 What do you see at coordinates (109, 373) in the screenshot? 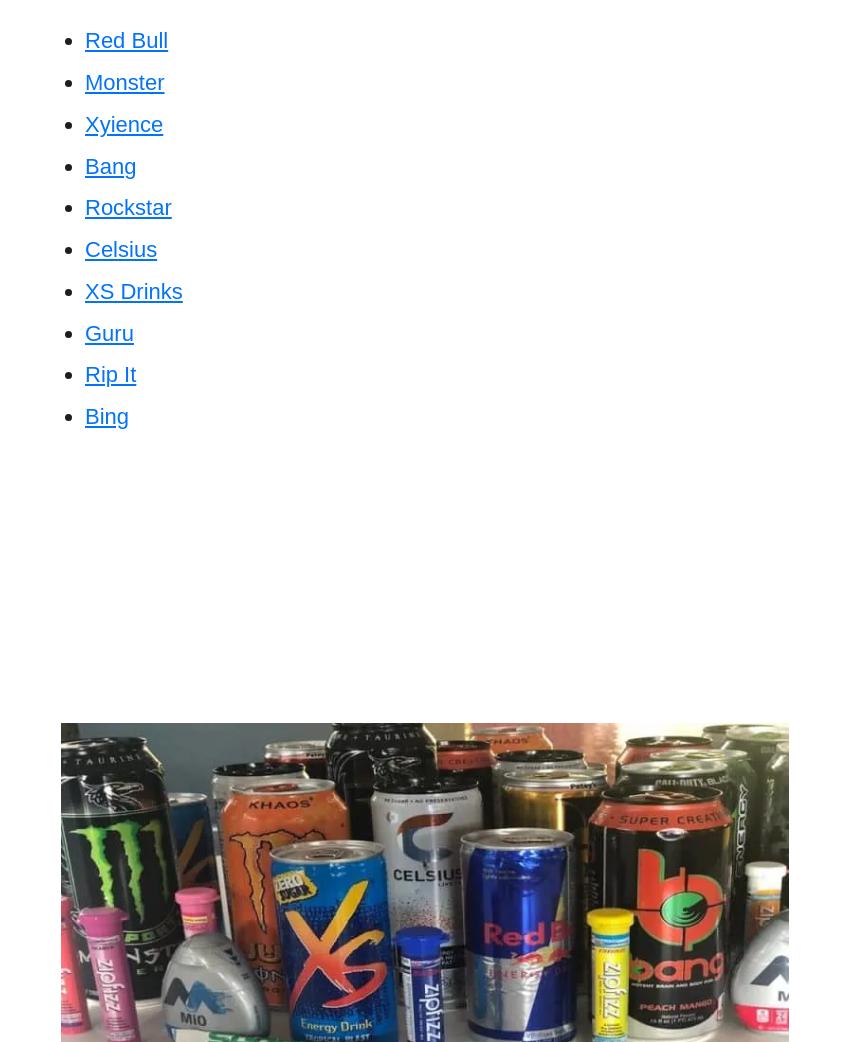
I see `'Rip It'` at bounding box center [109, 373].